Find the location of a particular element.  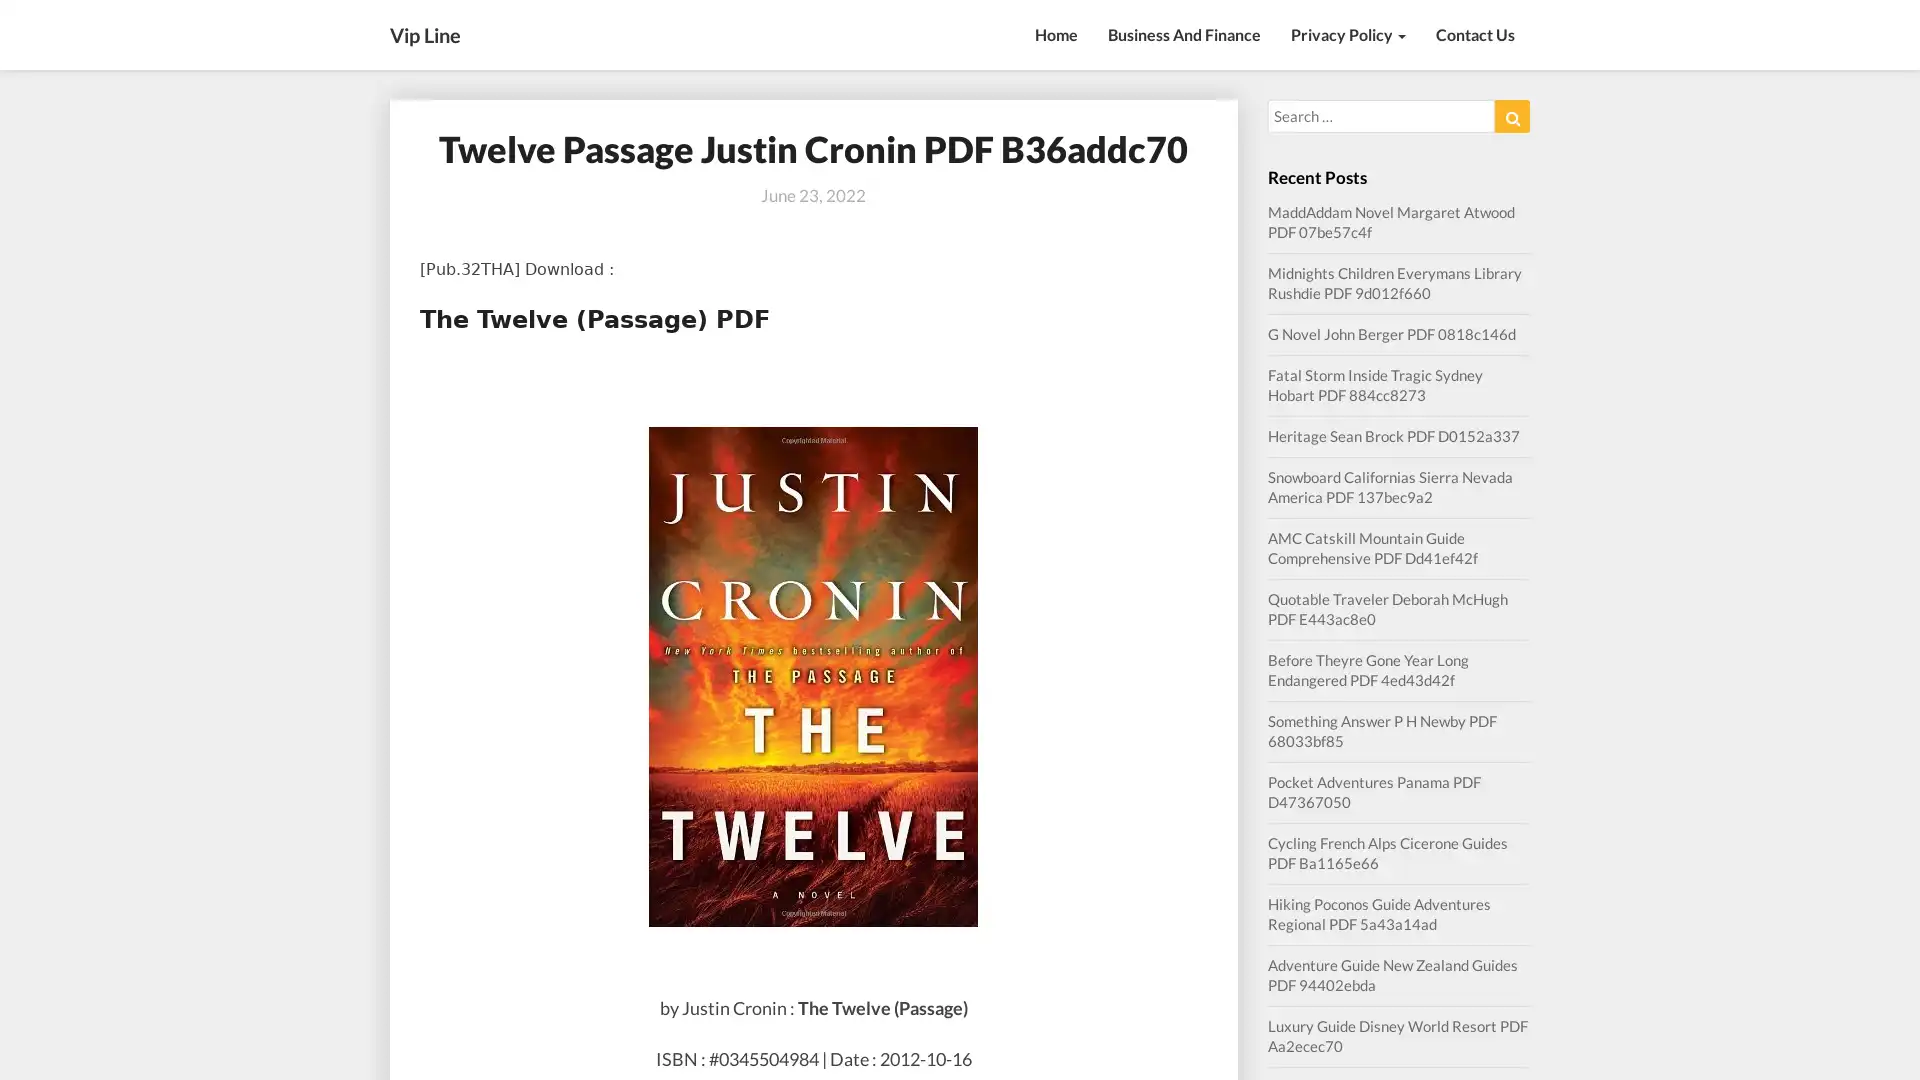

Search is located at coordinates (1512, 116).